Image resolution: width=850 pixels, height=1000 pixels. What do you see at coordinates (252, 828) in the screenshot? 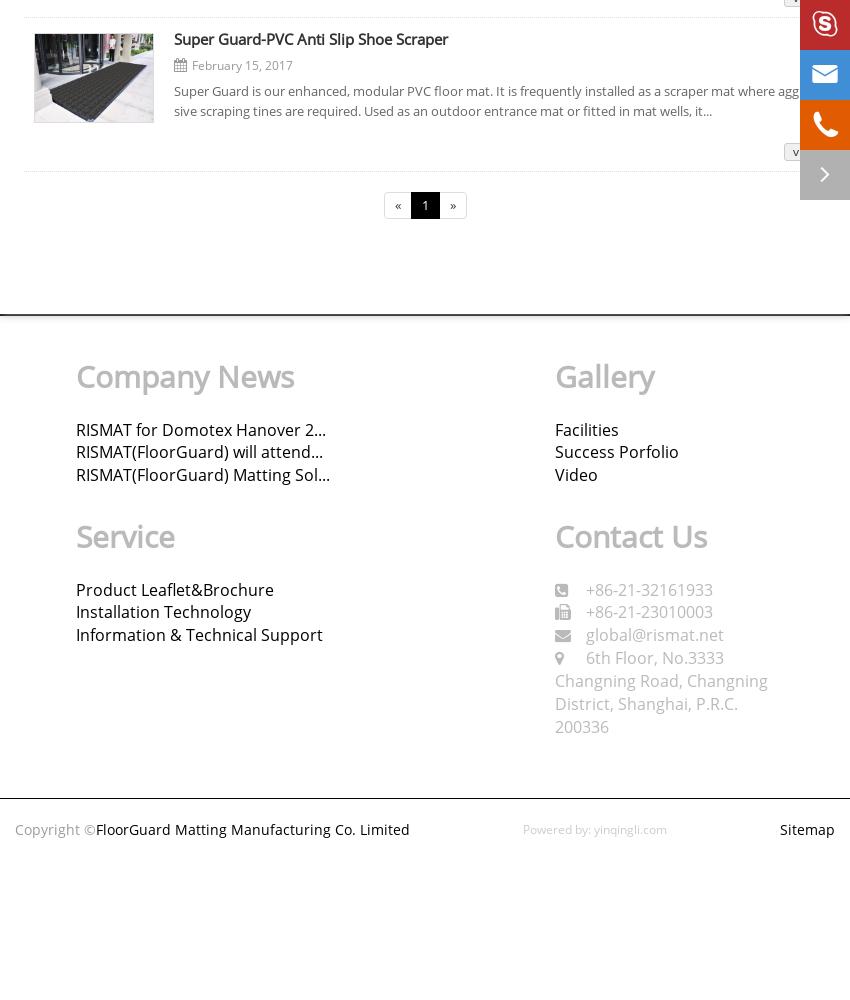
I see `'FloorGuard Matting Manufacturing Co. Limited'` at bounding box center [252, 828].